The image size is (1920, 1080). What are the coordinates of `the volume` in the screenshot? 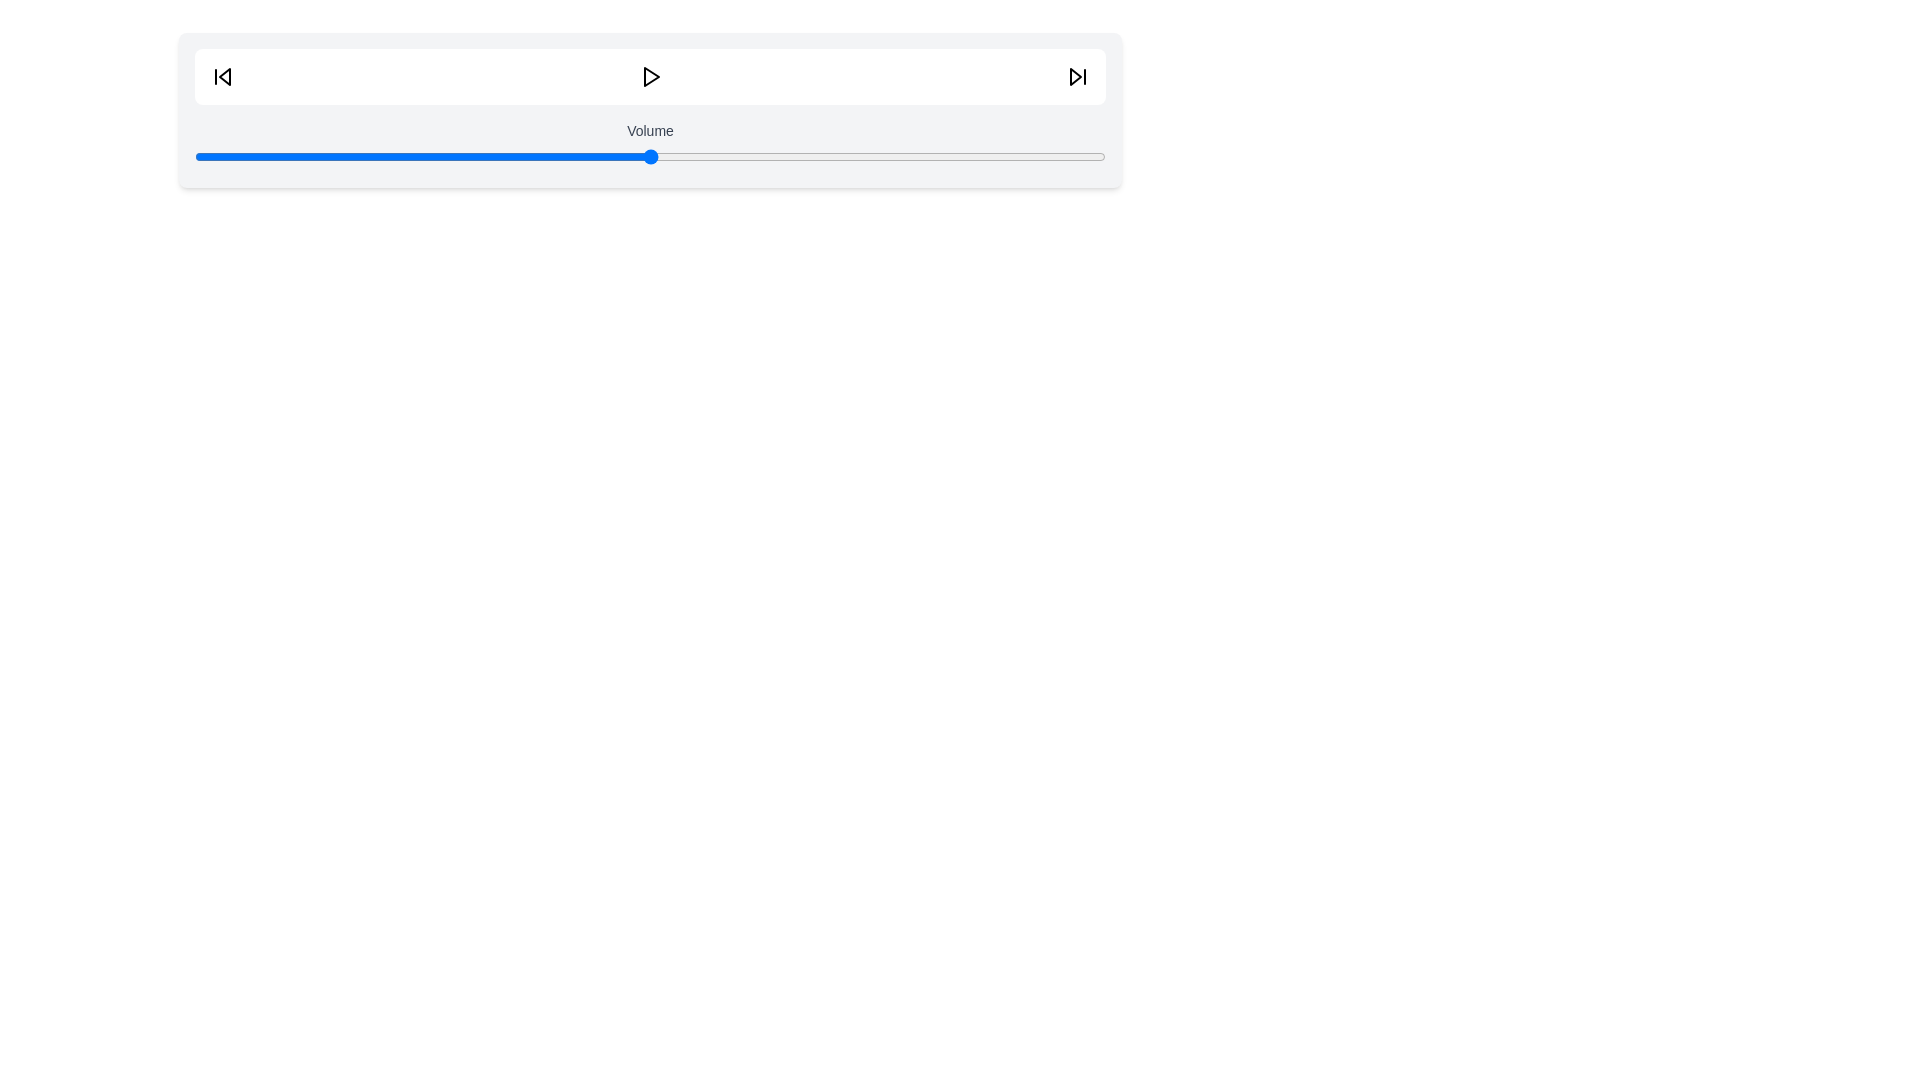 It's located at (805, 156).